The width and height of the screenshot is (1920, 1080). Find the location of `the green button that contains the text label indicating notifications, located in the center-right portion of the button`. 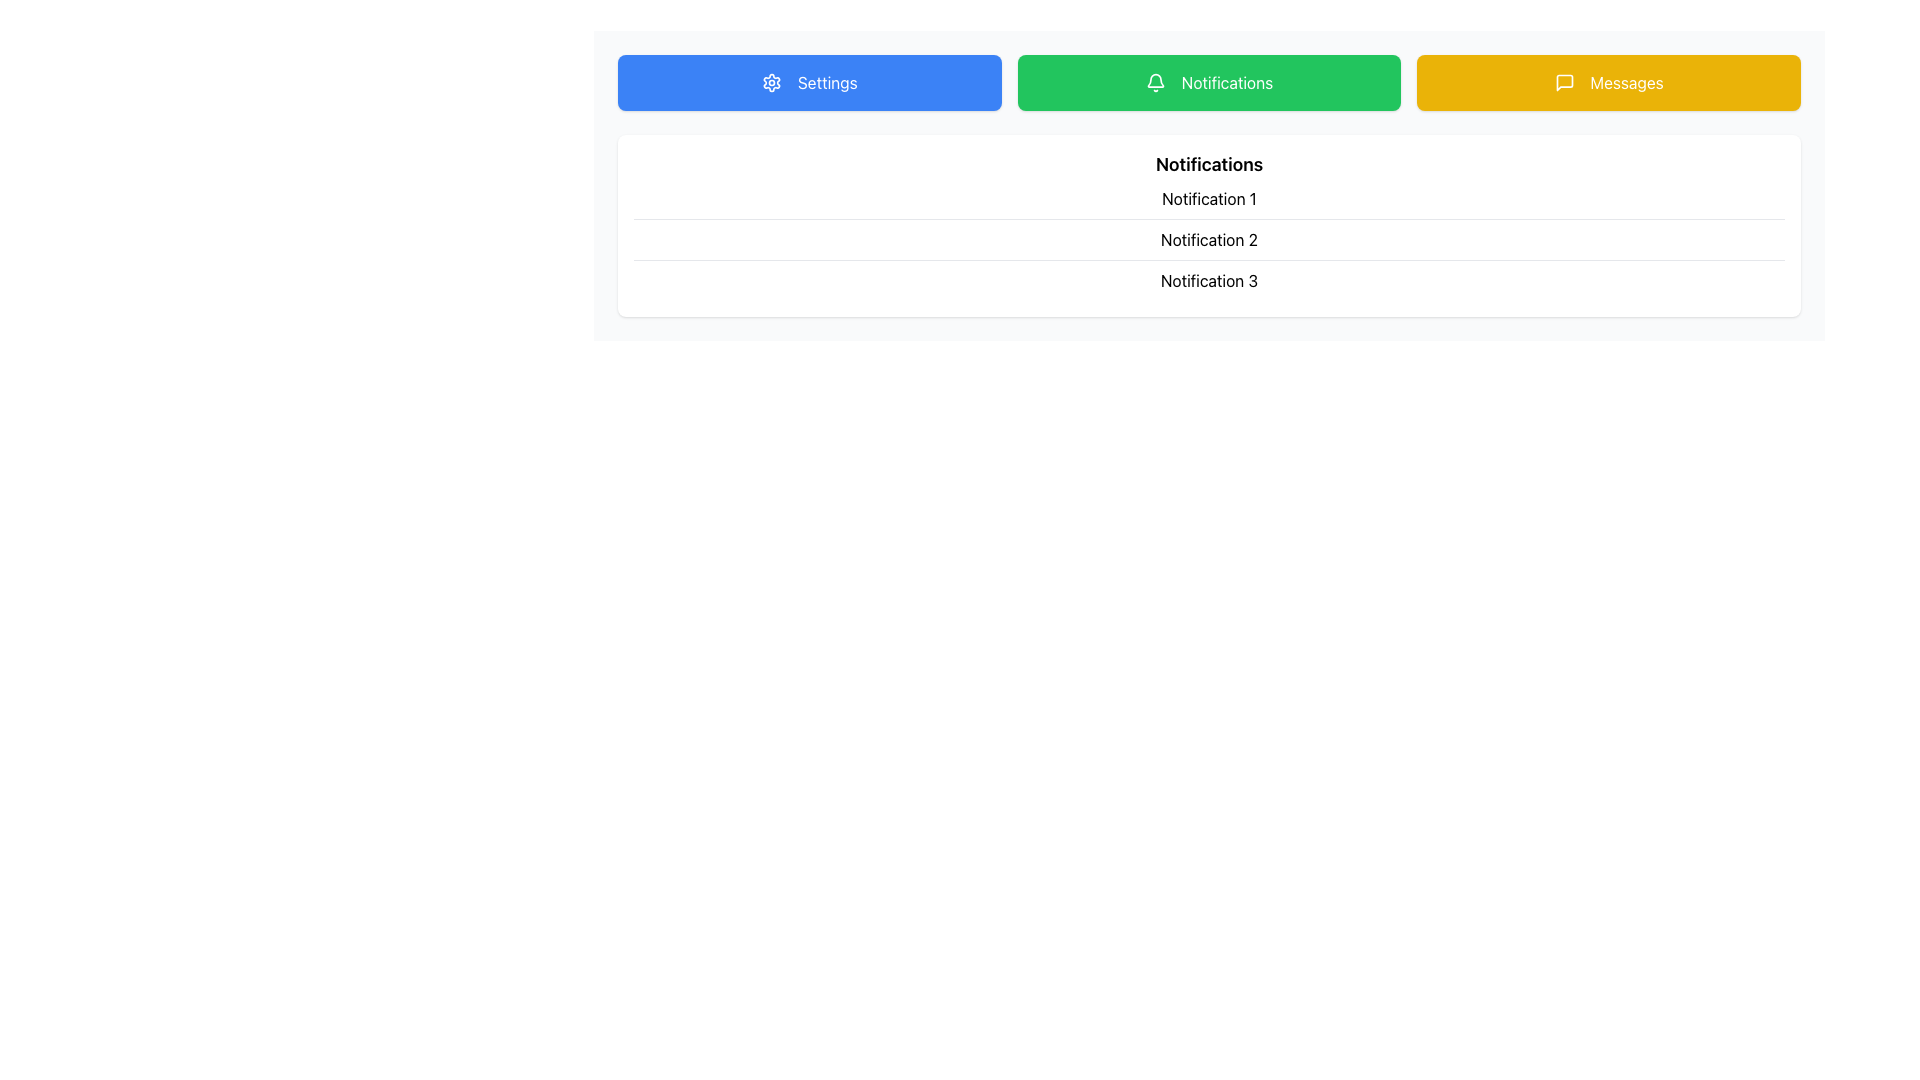

the green button that contains the text label indicating notifications, located in the center-right portion of the button is located at coordinates (1226, 82).